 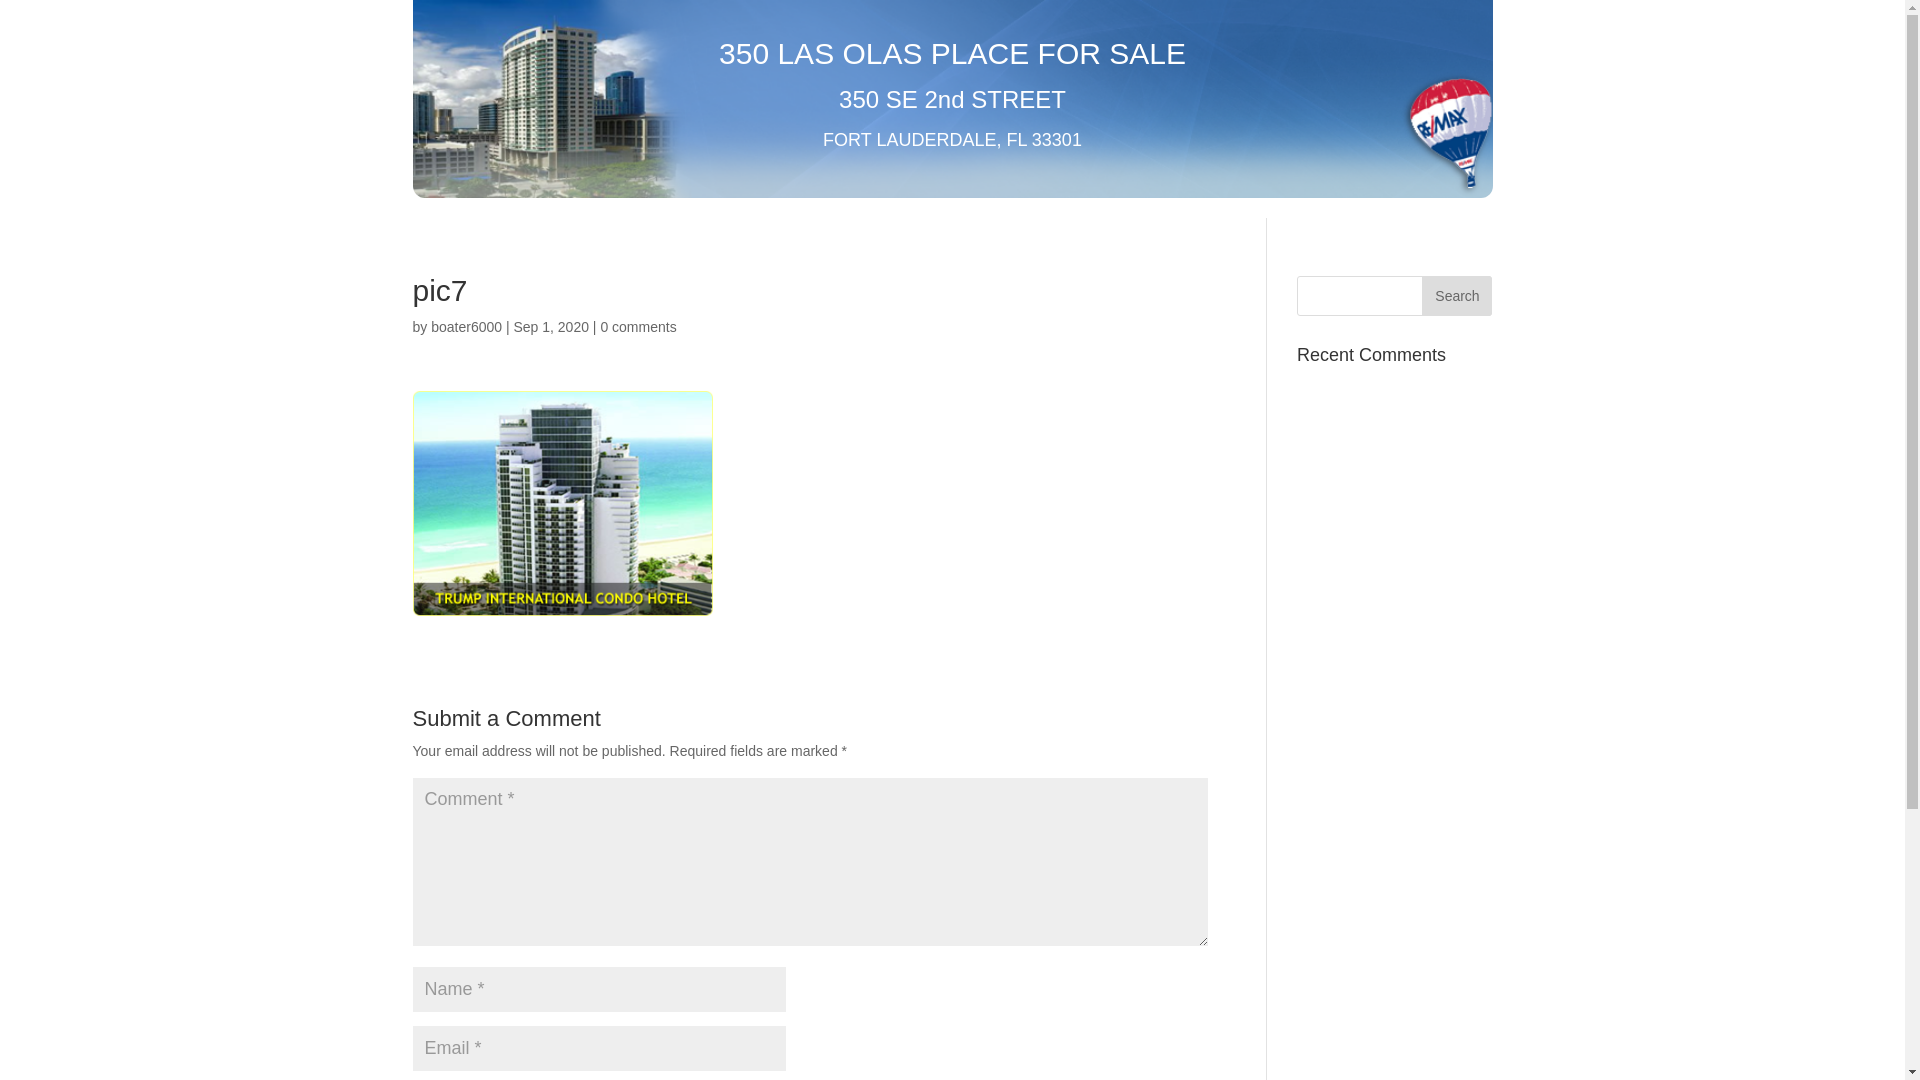 I want to click on 'boater6000', so click(x=465, y=326).